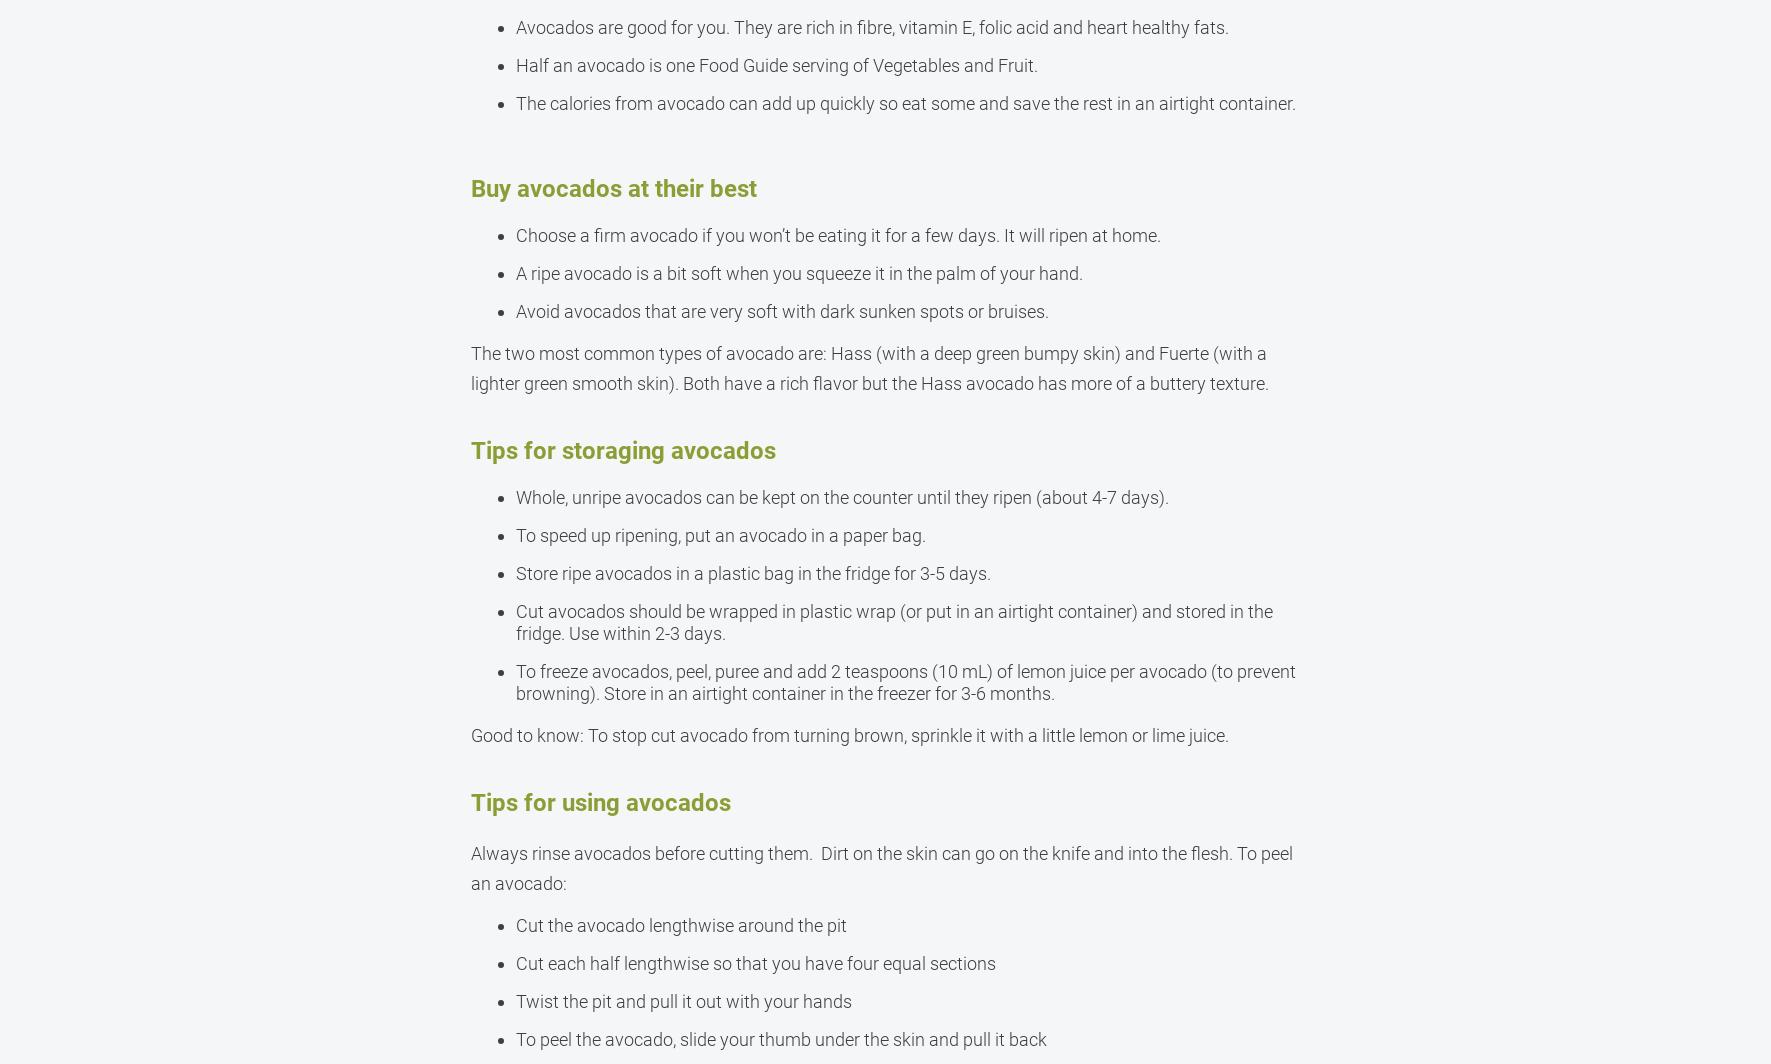  What do you see at coordinates (904, 682) in the screenshot?
I see `'To freeze avocados, peel, puree and add 2 teaspoons (10 mL) of lemon juice per avocado (to prevent browning). Store in an airtight container in the freezer for 3-6 months.'` at bounding box center [904, 682].